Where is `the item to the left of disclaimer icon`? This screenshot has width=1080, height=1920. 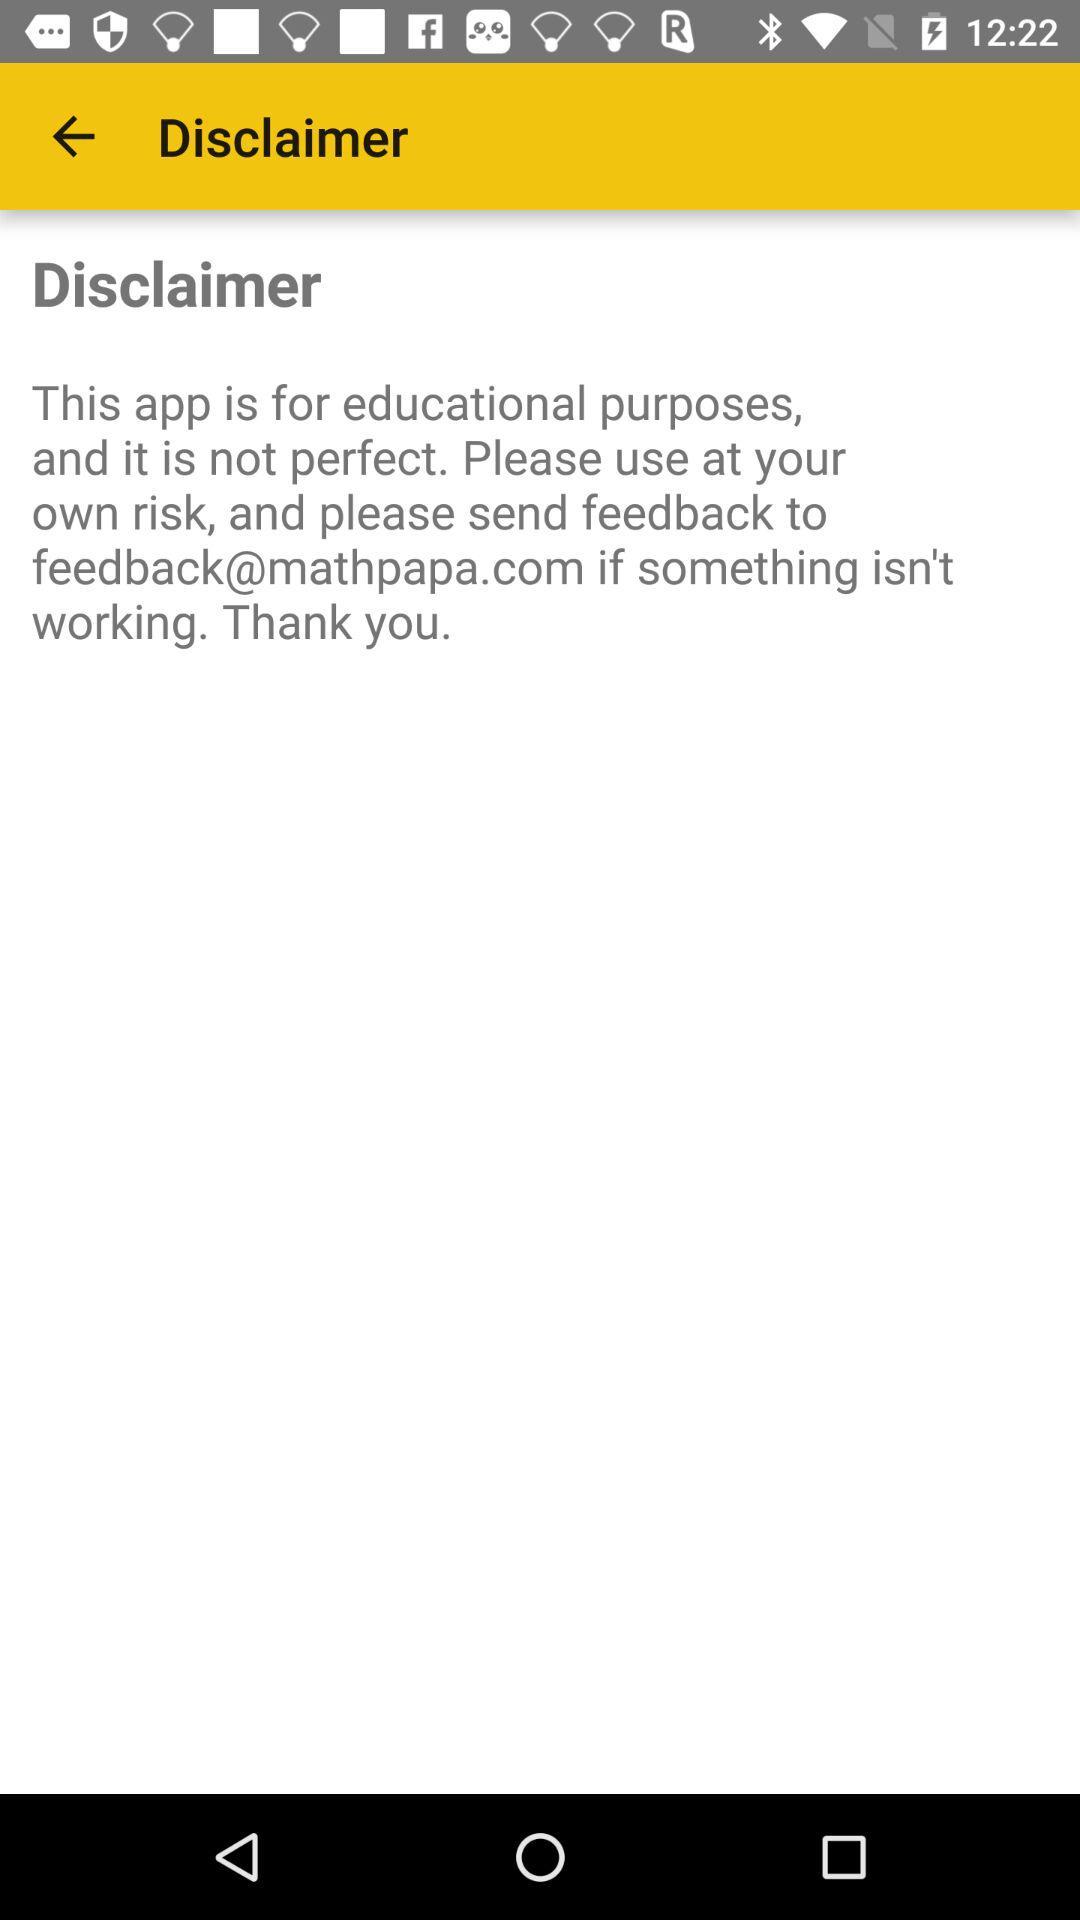 the item to the left of disclaimer icon is located at coordinates (72, 135).